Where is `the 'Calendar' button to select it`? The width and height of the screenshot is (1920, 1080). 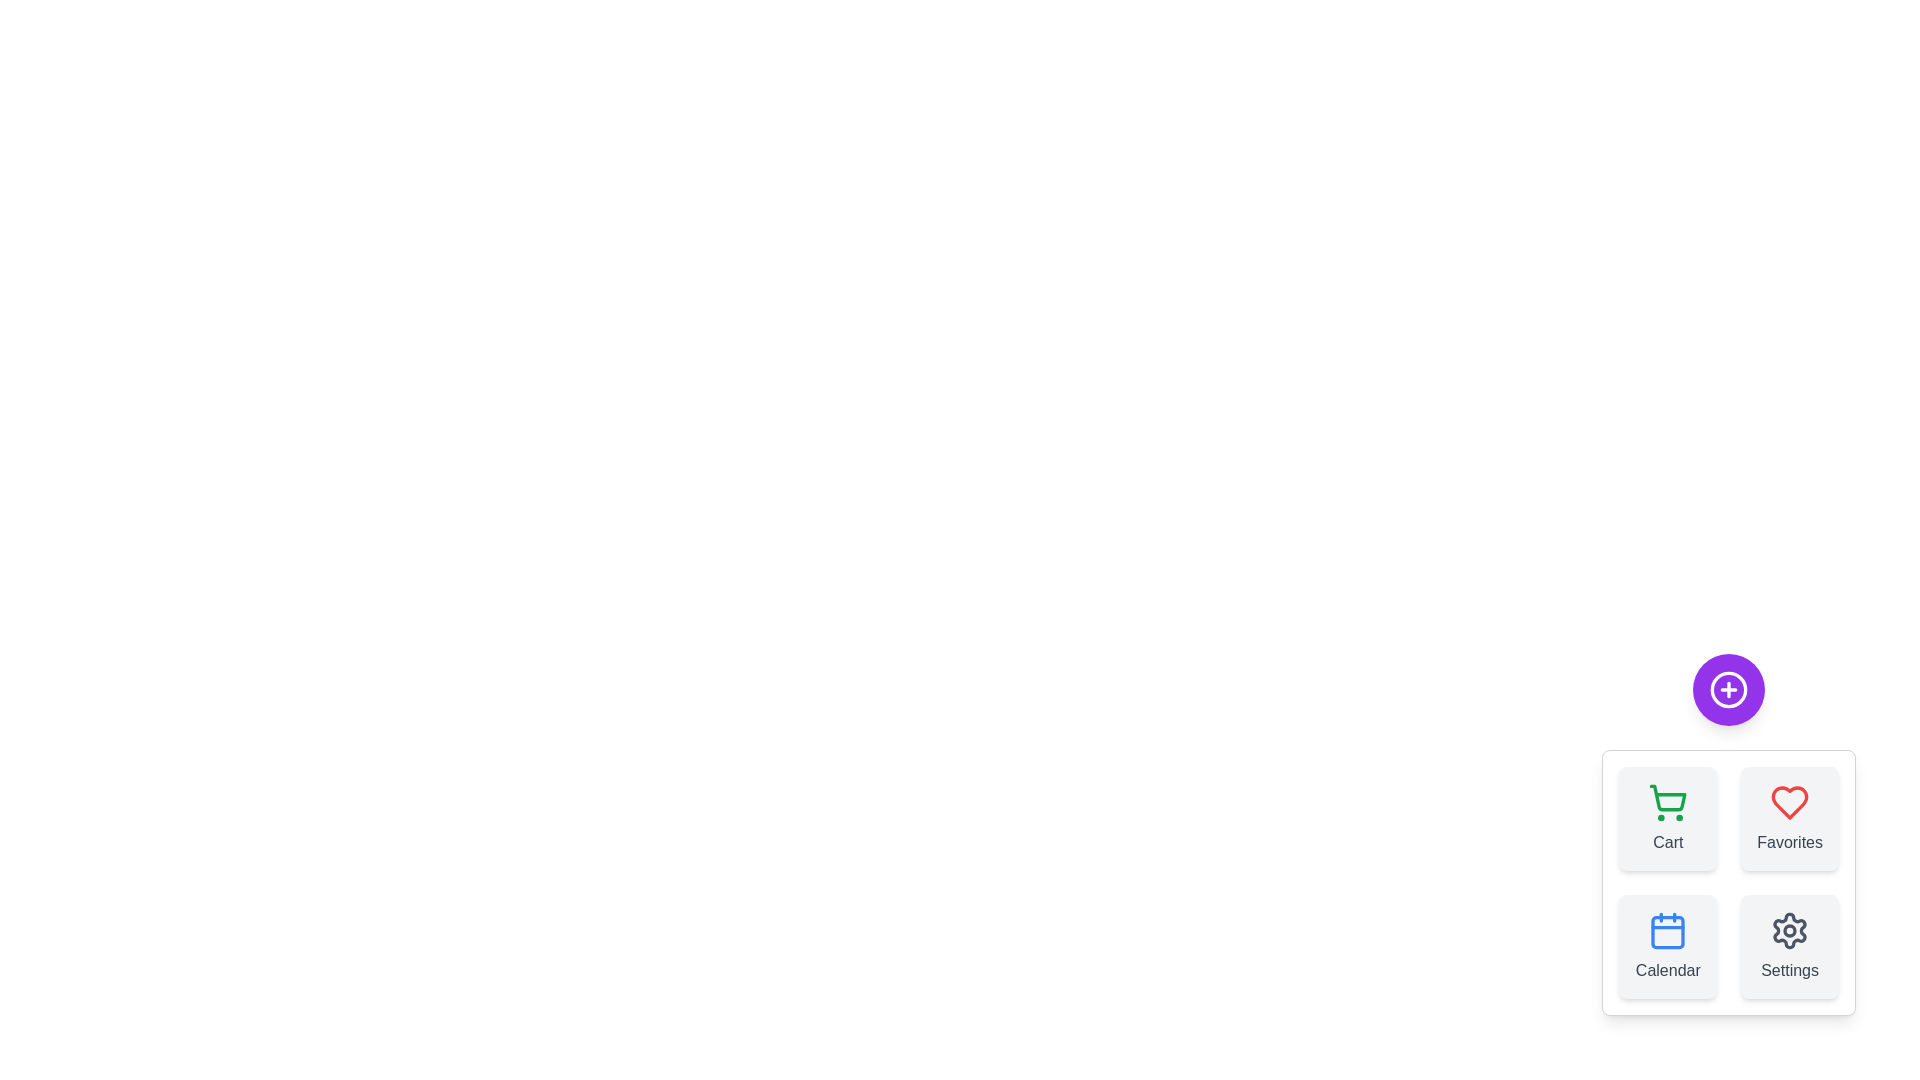 the 'Calendar' button to select it is located at coordinates (1668, 946).